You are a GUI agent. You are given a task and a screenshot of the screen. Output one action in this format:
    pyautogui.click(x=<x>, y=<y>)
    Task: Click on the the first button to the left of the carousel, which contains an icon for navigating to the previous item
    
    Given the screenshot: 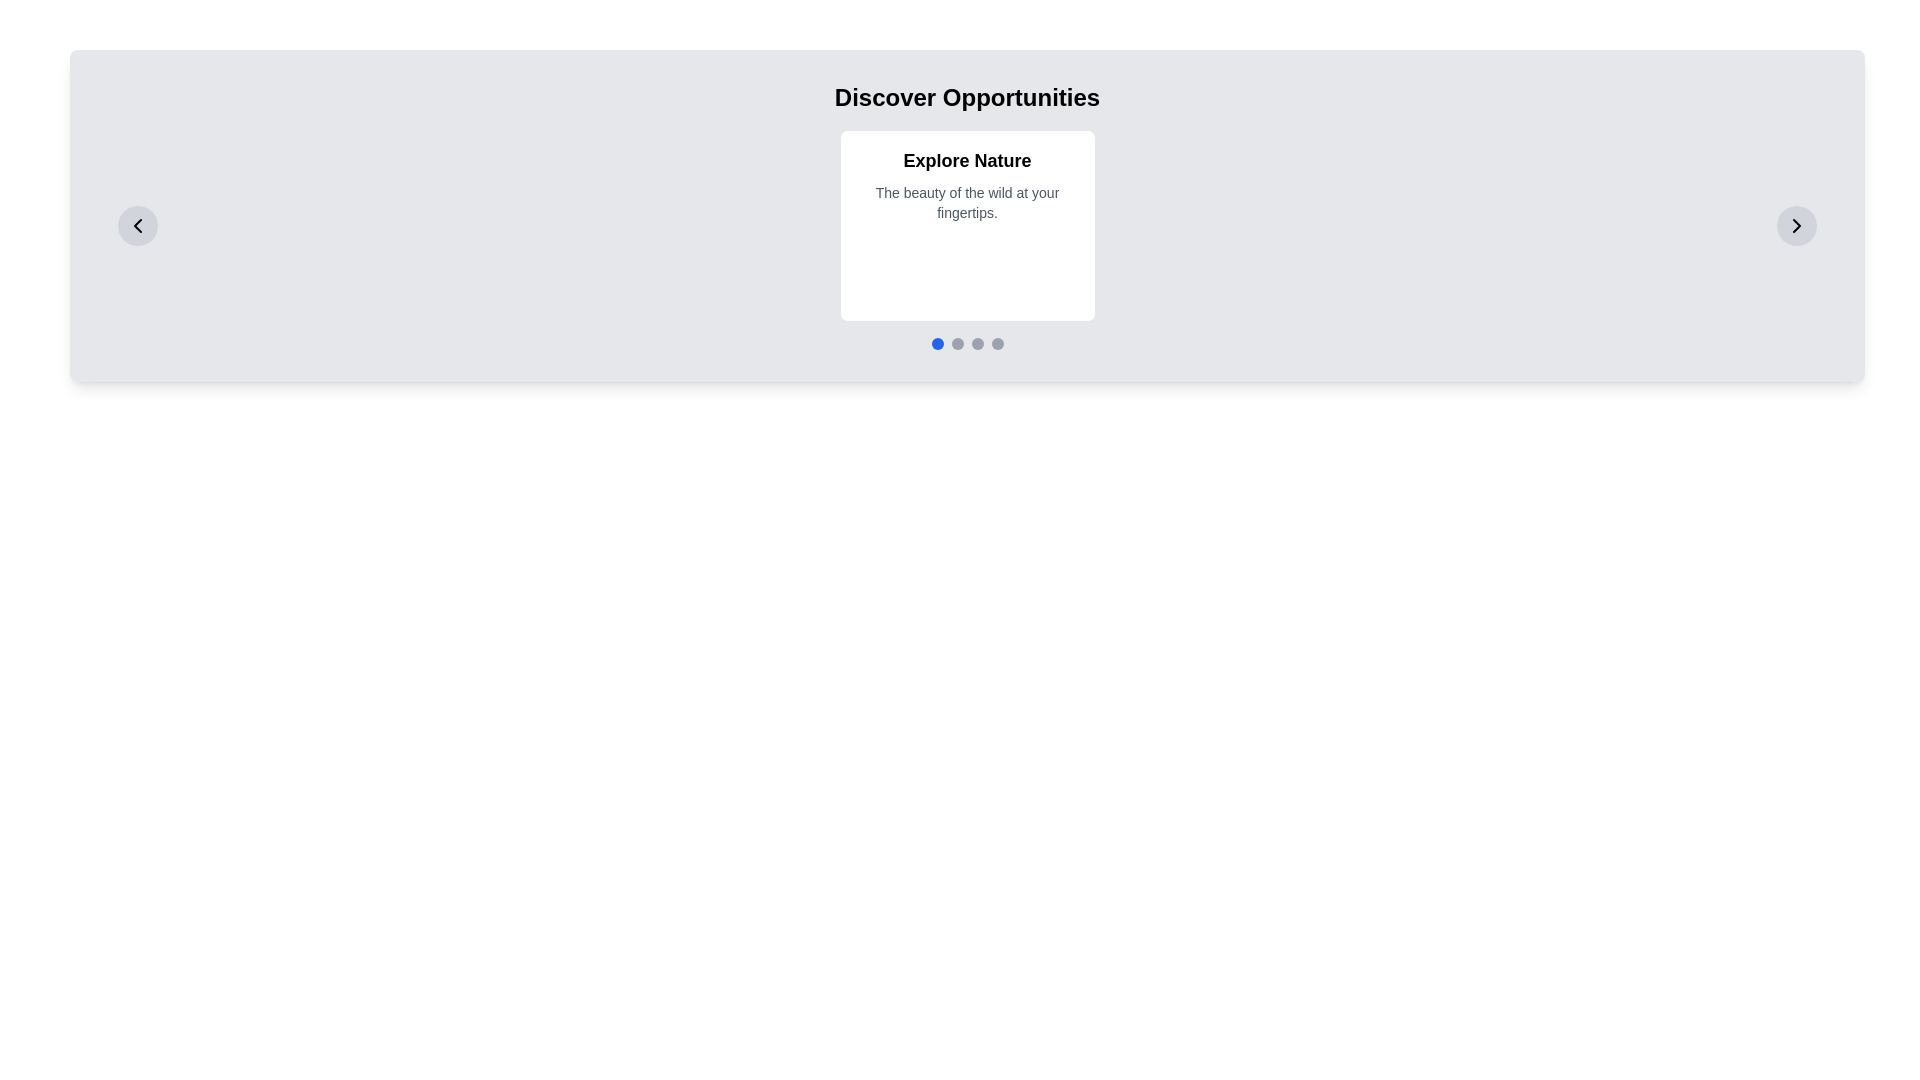 What is the action you would take?
    pyautogui.click(x=137, y=225)
    